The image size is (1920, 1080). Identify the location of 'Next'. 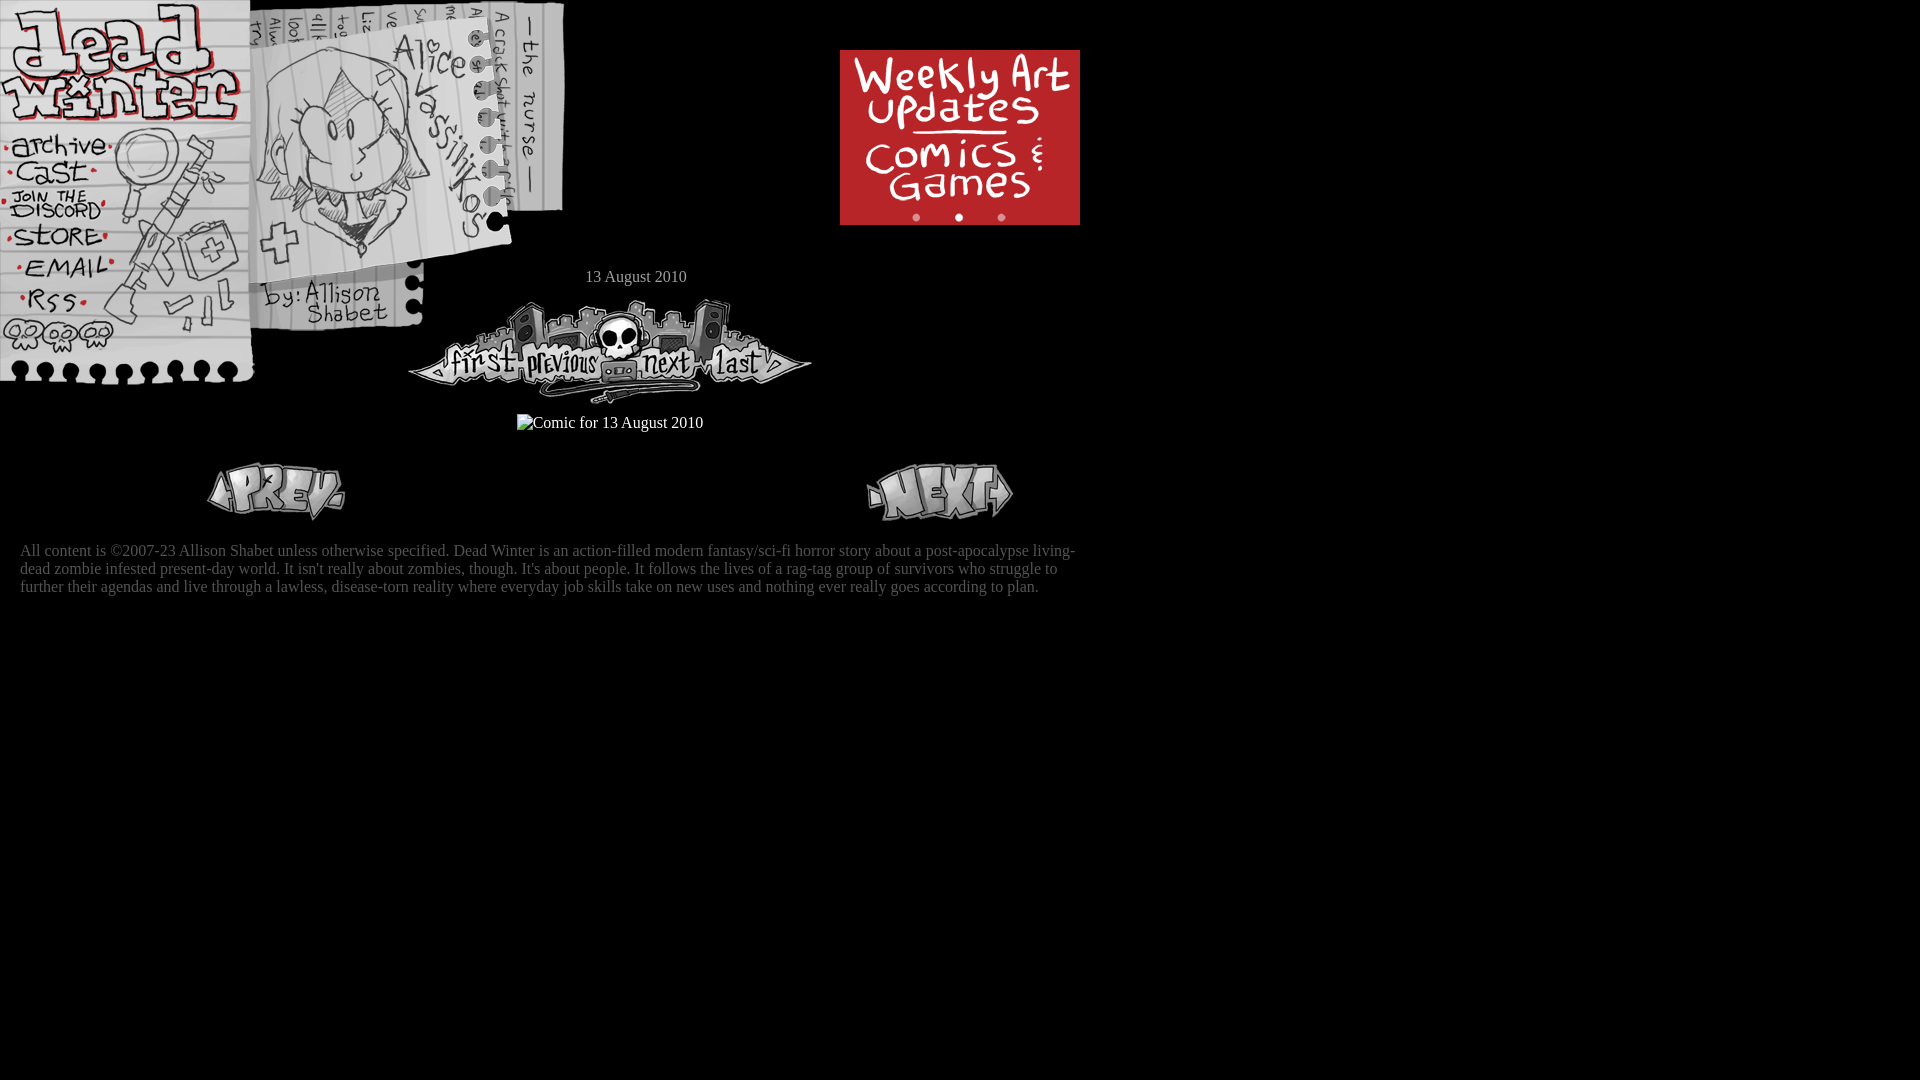
(939, 492).